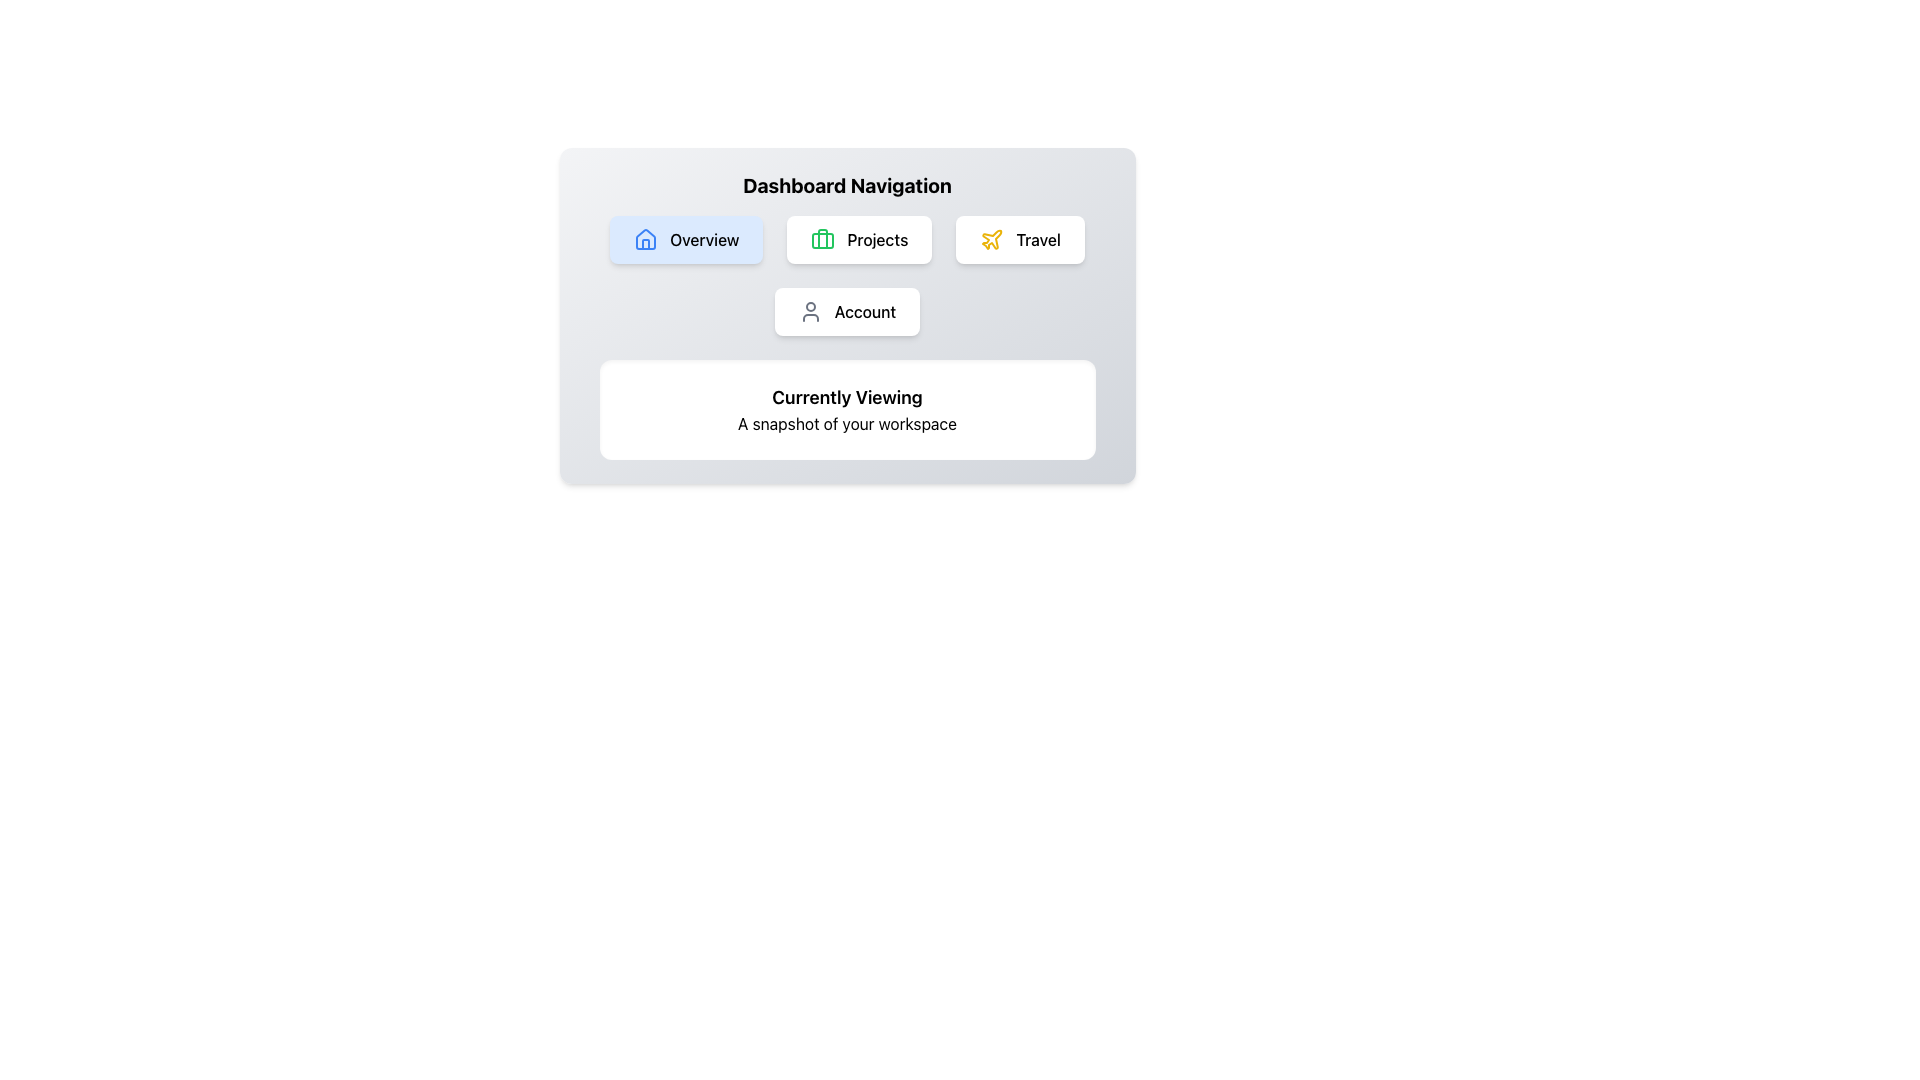 The height and width of the screenshot is (1080, 1920). I want to click on the Text Label that serves as a heading or title, indicating the current state or focus of the application, centrally aligned above the smaller text 'A snapshot of your workspace', so click(847, 397).